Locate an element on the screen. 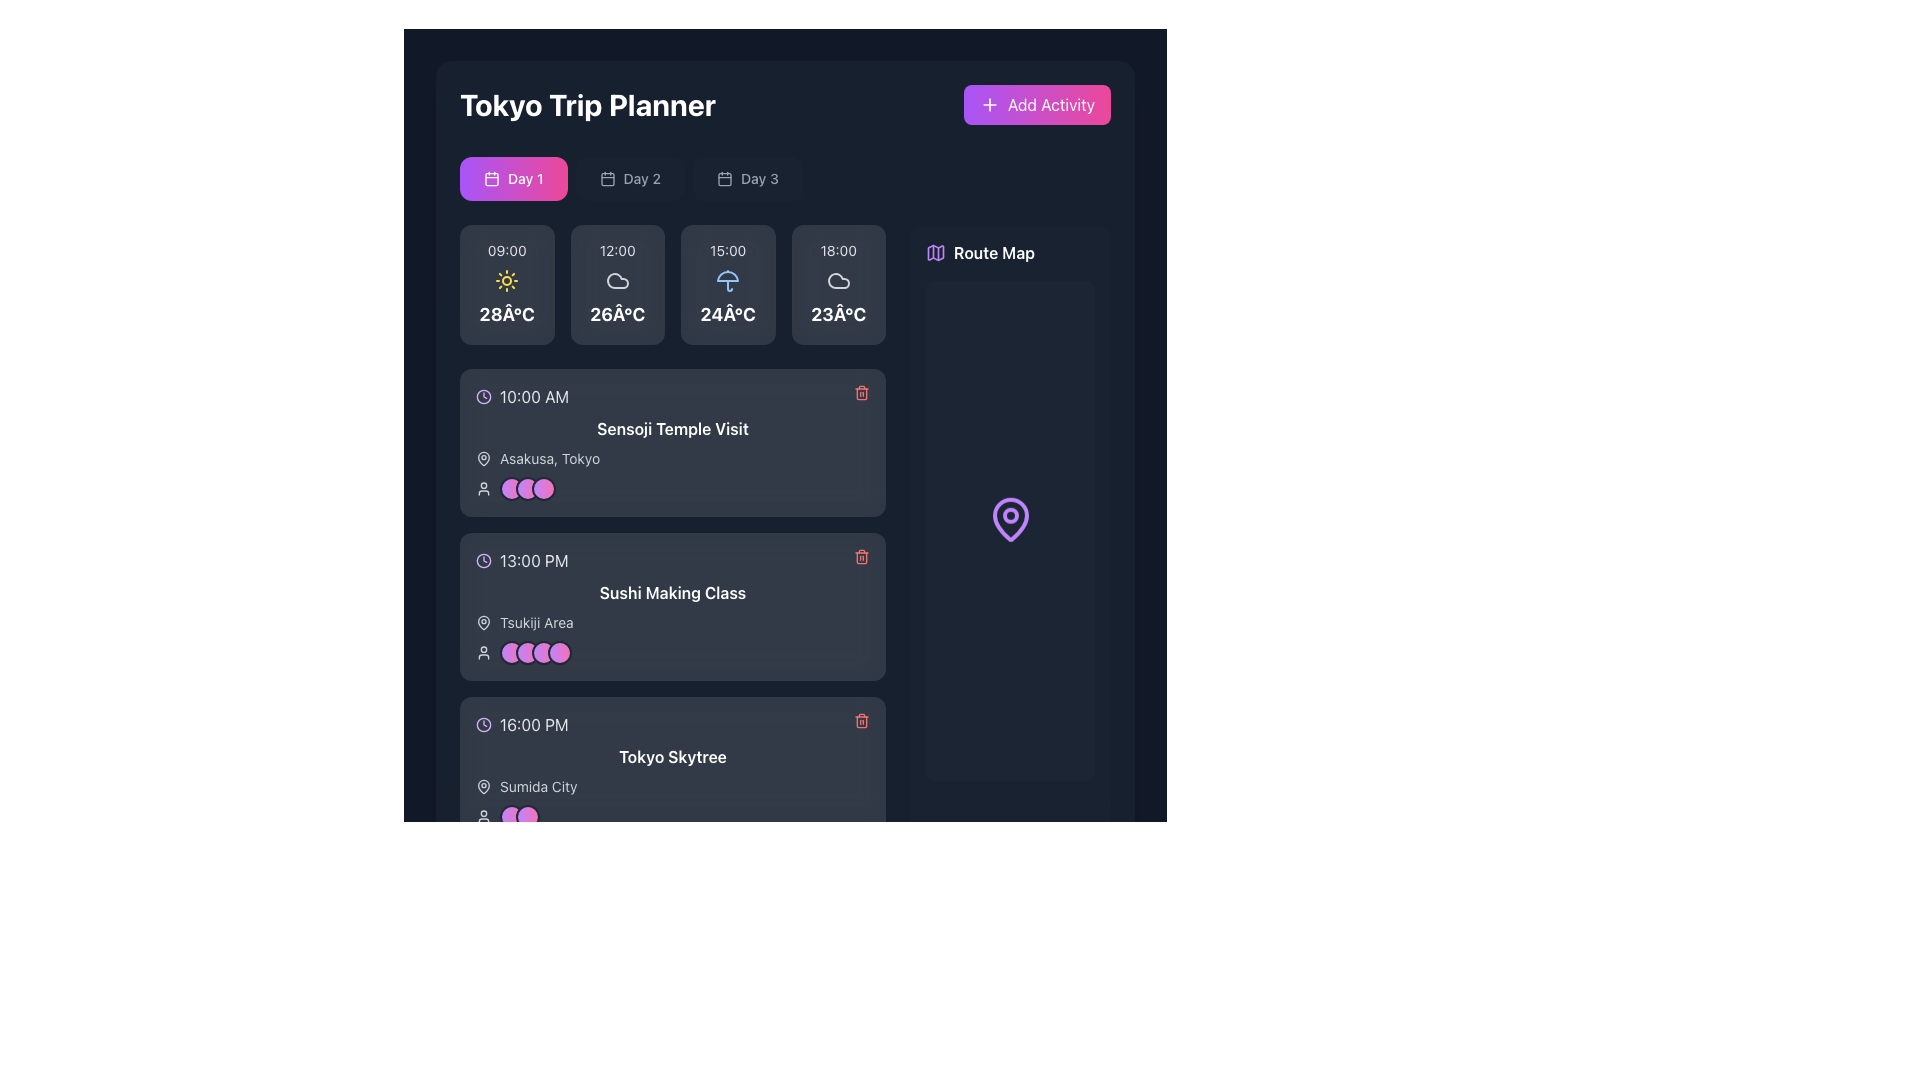  the calendar icon within the 'Day 1' button located below the 'Tokyo Trip Planner' title is located at coordinates (491, 177).